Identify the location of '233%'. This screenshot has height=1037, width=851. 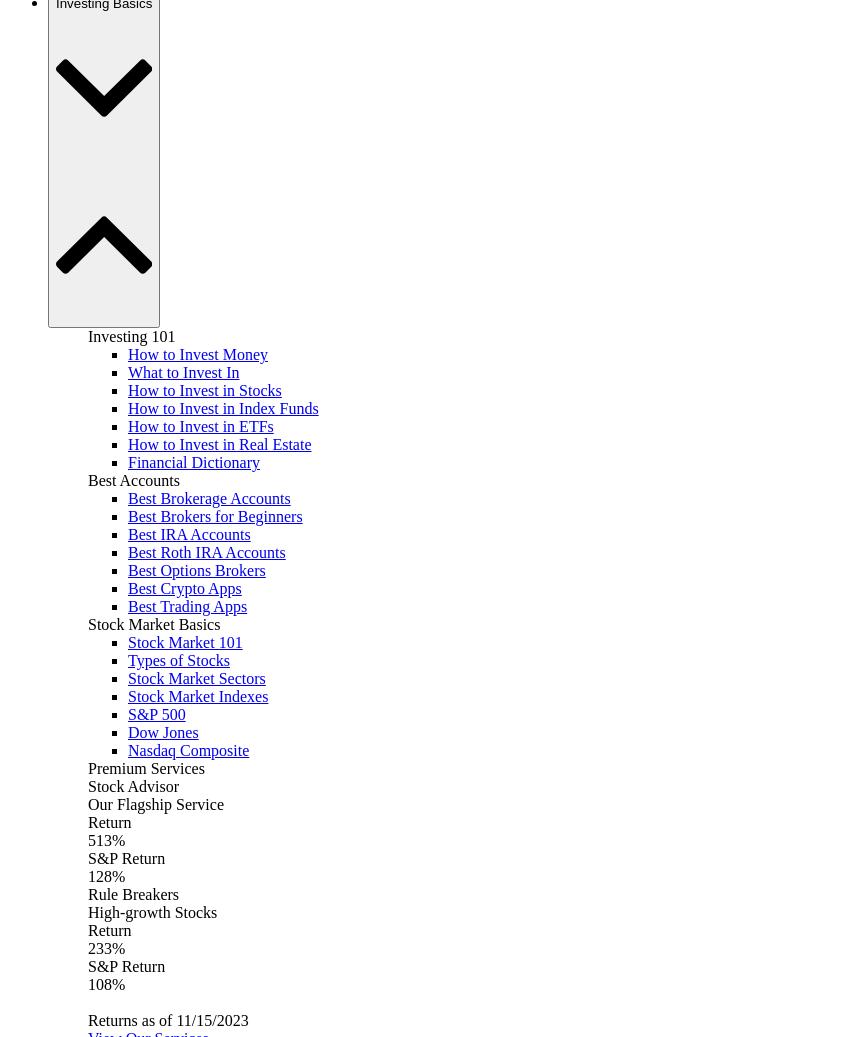
(105, 948).